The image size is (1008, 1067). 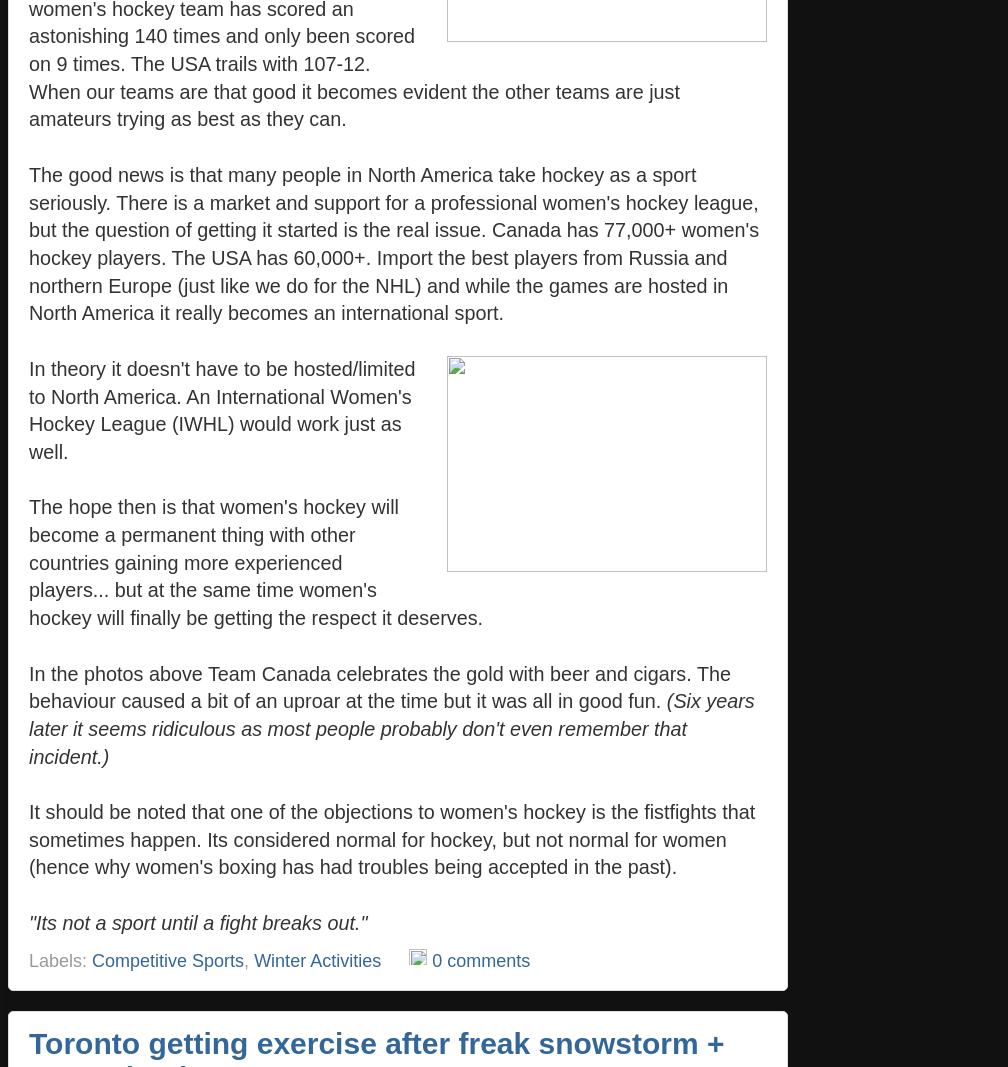 I want to click on 'Competitive Sports', so click(x=168, y=959).